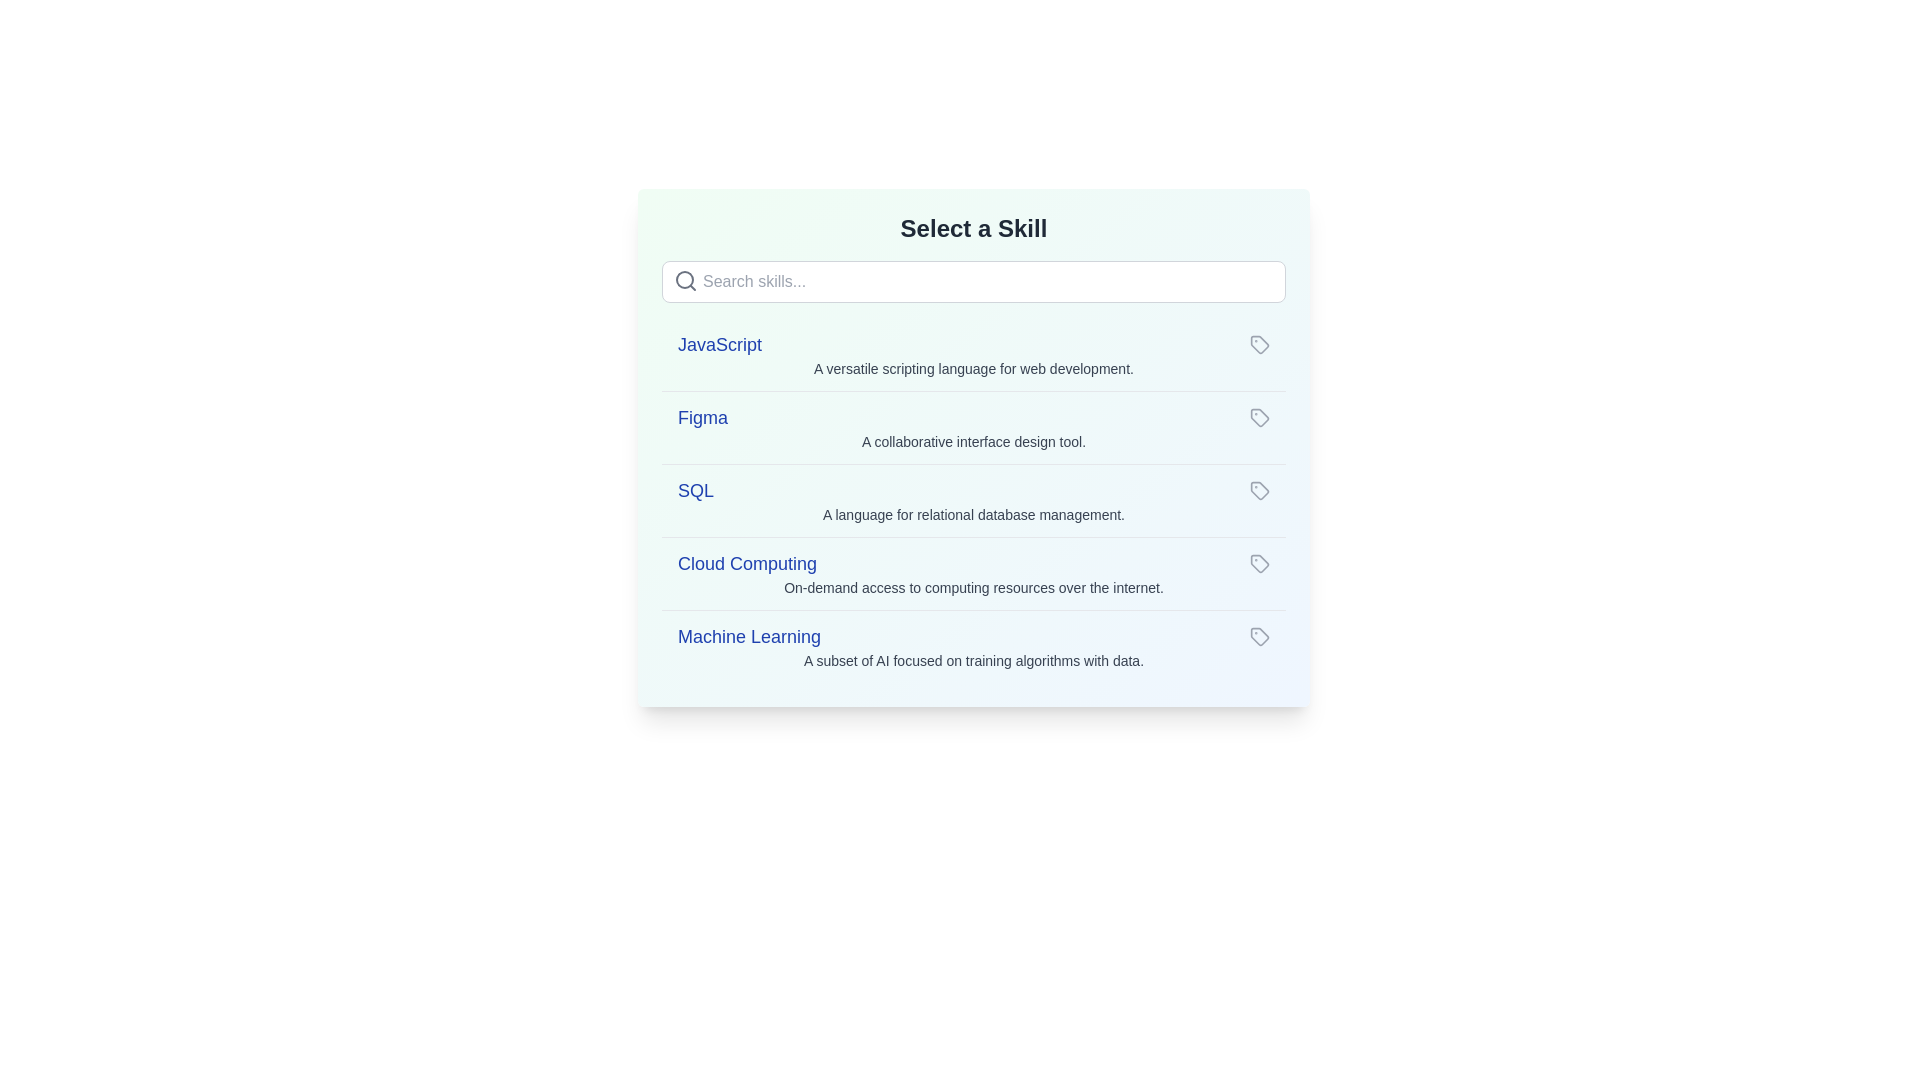 The image size is (1920, 1080). I want to click on the informational text label below the 'Machine Learning' title in the options list, so click(974, 660).